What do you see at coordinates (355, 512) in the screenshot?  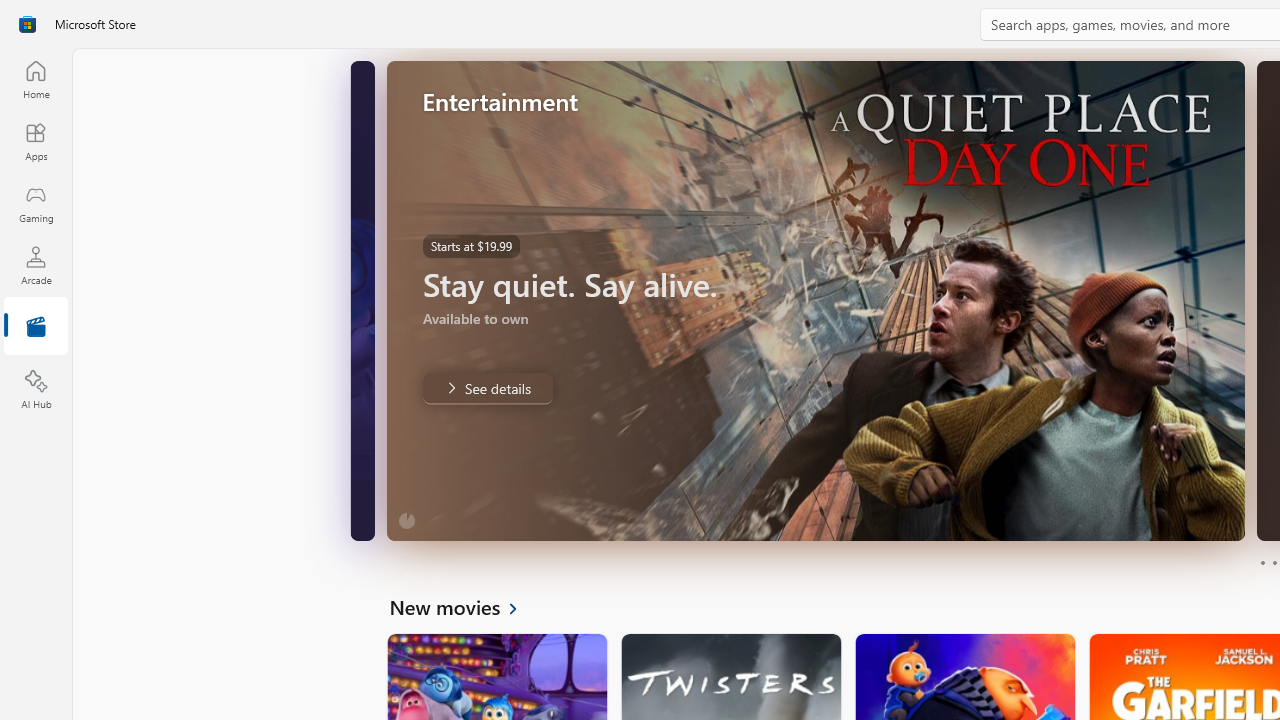 I see `'Unmute'` at bounding box center [355, 512].